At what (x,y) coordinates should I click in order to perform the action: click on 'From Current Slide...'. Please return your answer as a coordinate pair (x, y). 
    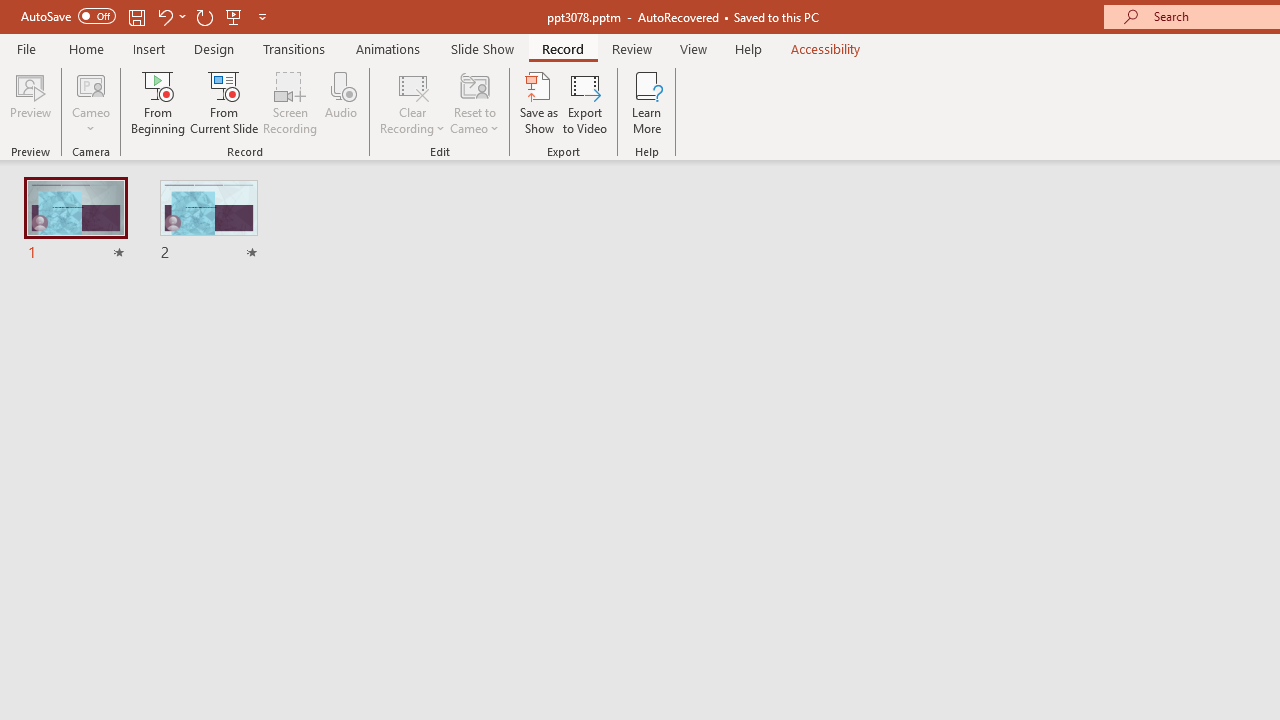
    Looking at the image, I should click on (224, 103).